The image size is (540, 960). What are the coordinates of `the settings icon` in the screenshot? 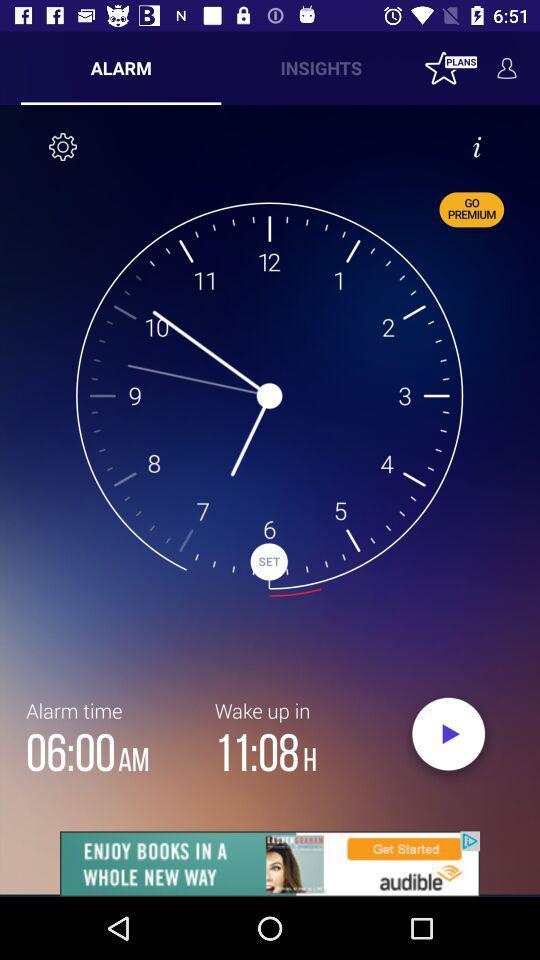 It's located at (63, 145).